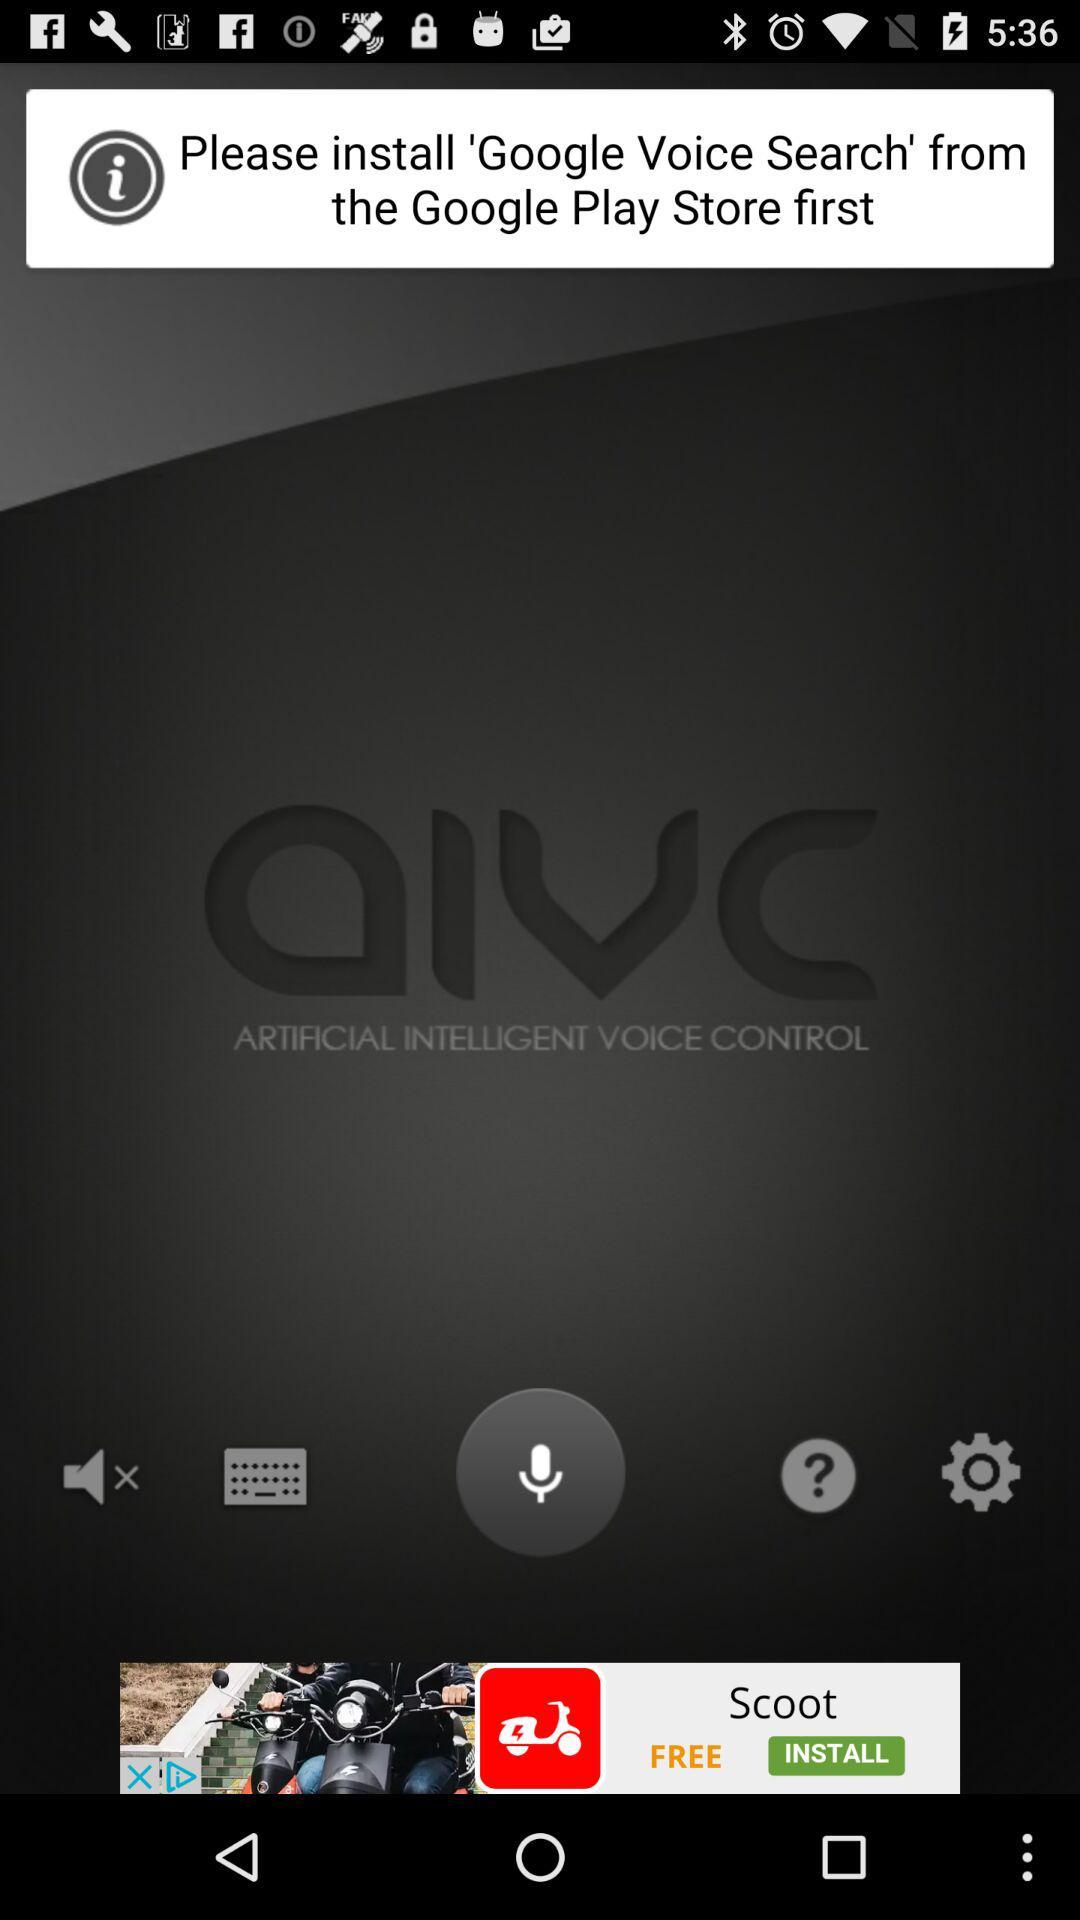  Describe the element at coordinates (263, 1575) in the screenshot. I see `the date_range icon` at that location.